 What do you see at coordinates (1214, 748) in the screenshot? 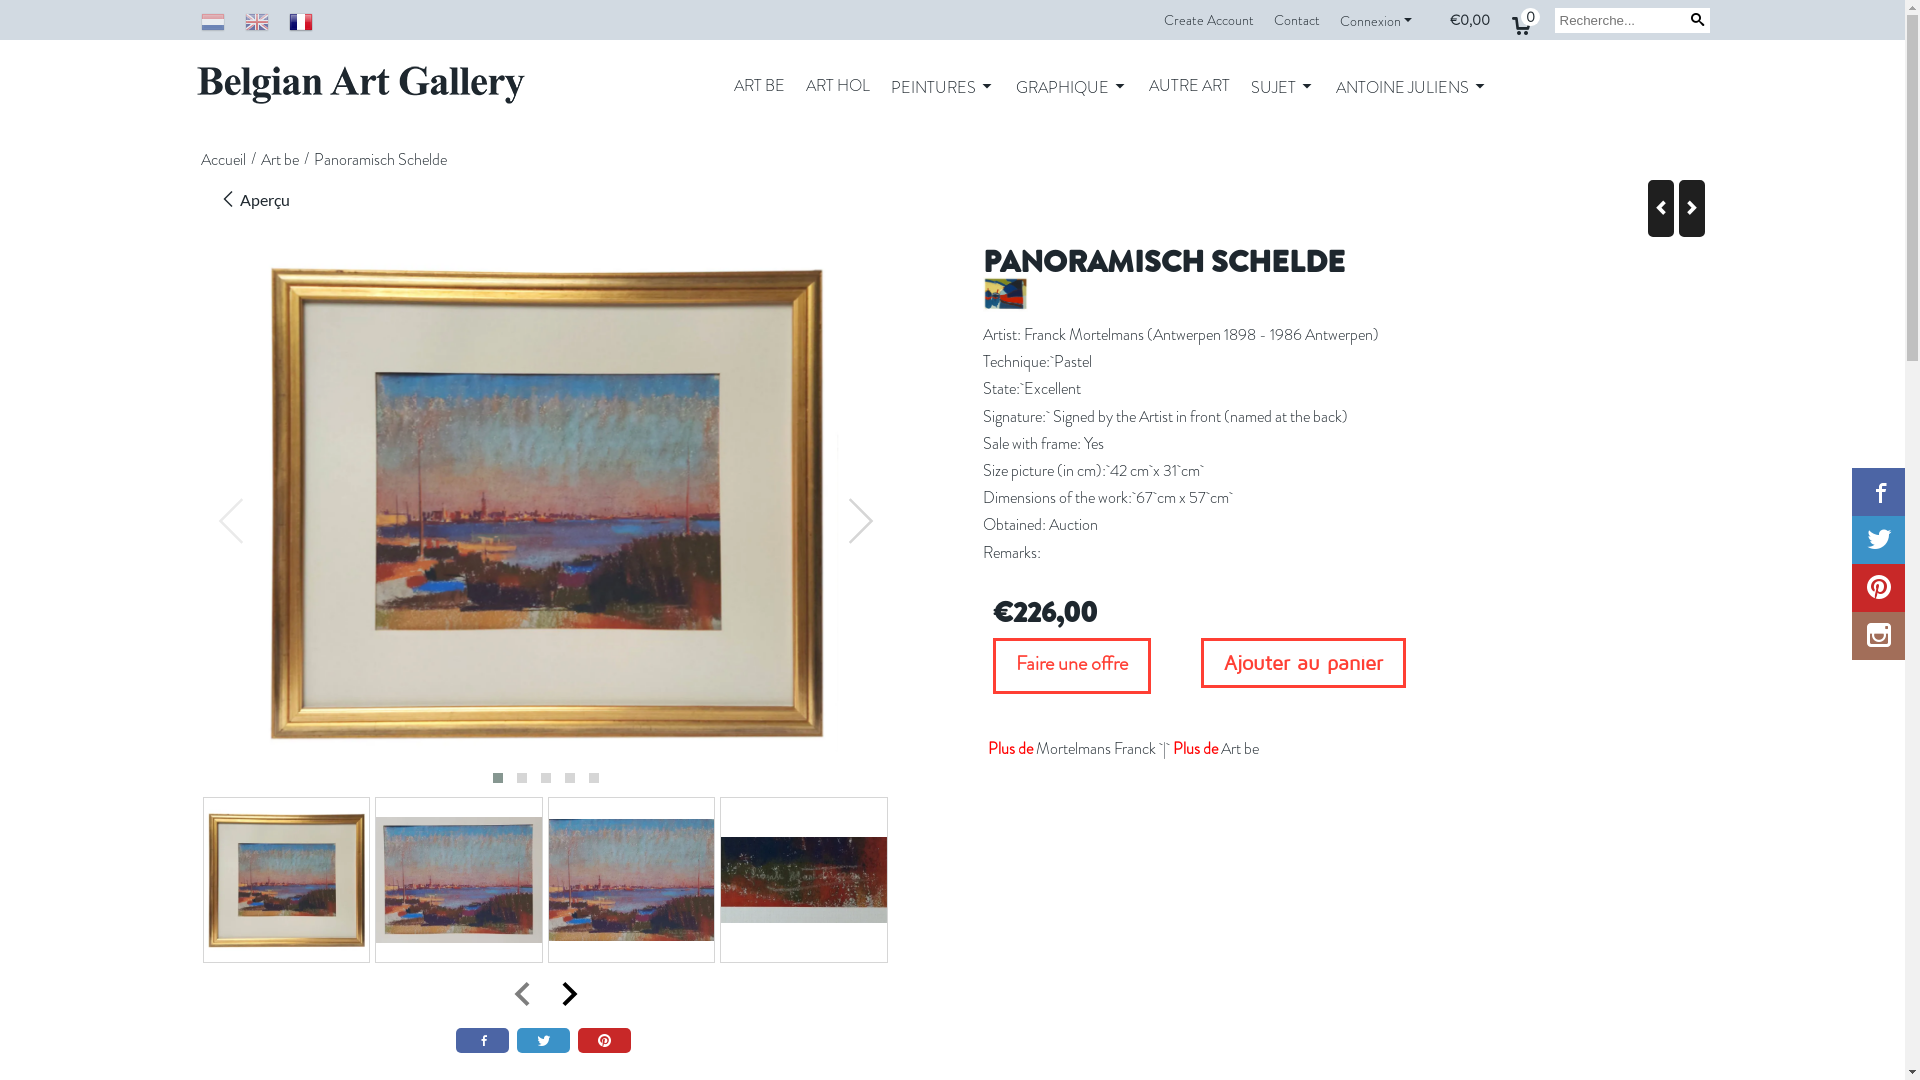
I see `'Plus de Art be'` at bounding box center [1214, 748].